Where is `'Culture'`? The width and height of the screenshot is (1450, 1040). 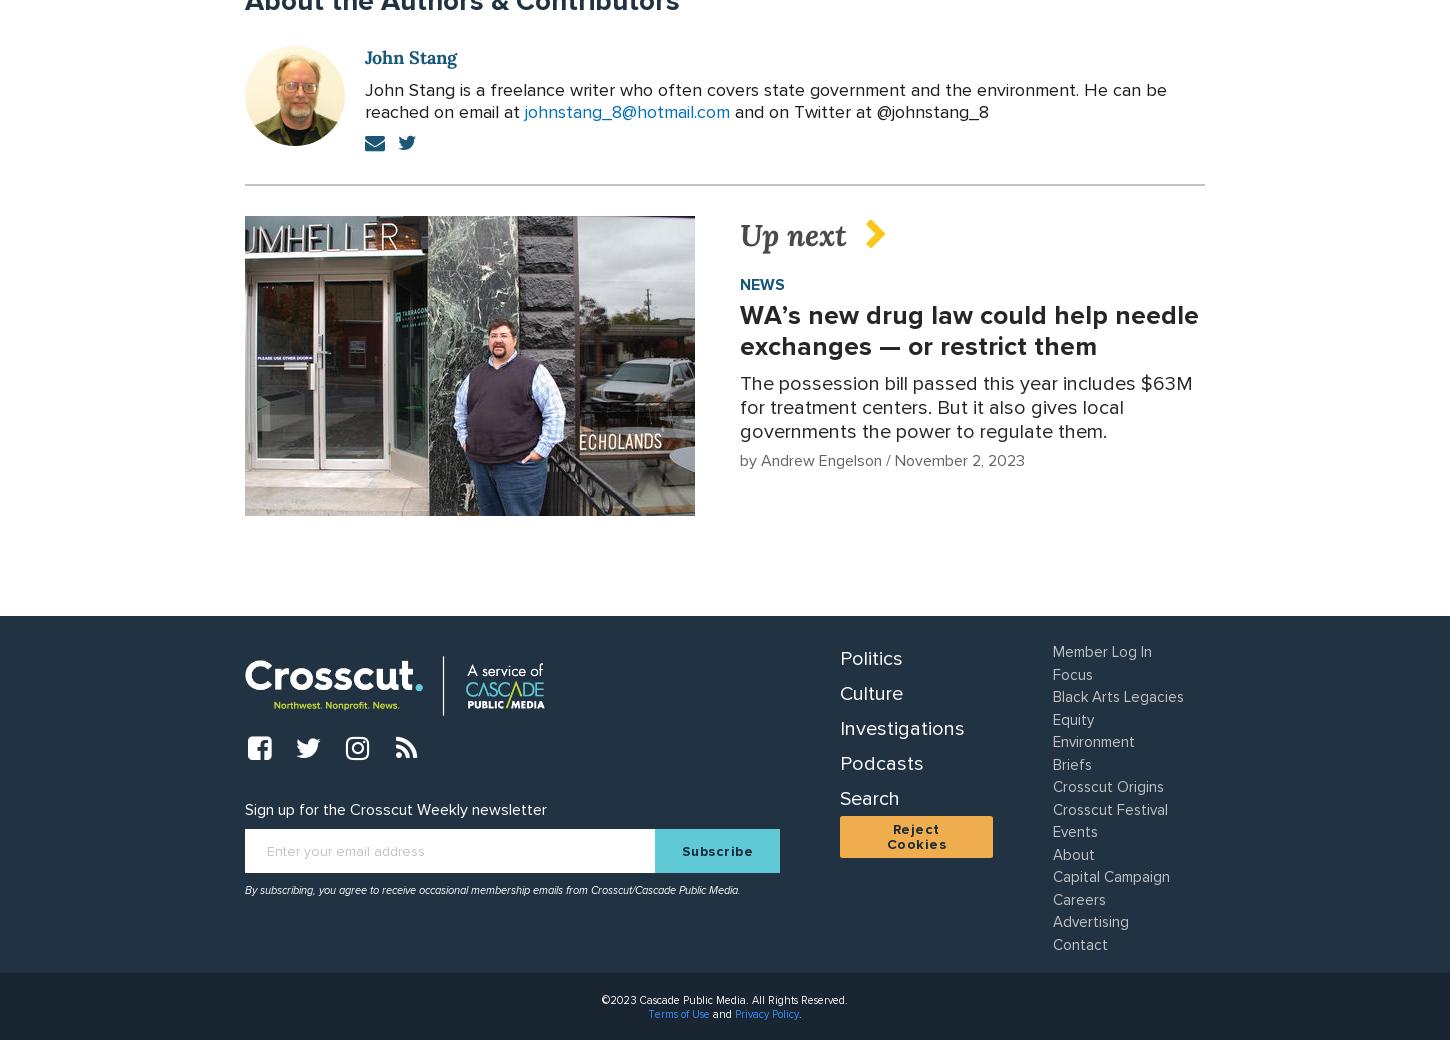 'Culture' is located at coordinates (839, 692).